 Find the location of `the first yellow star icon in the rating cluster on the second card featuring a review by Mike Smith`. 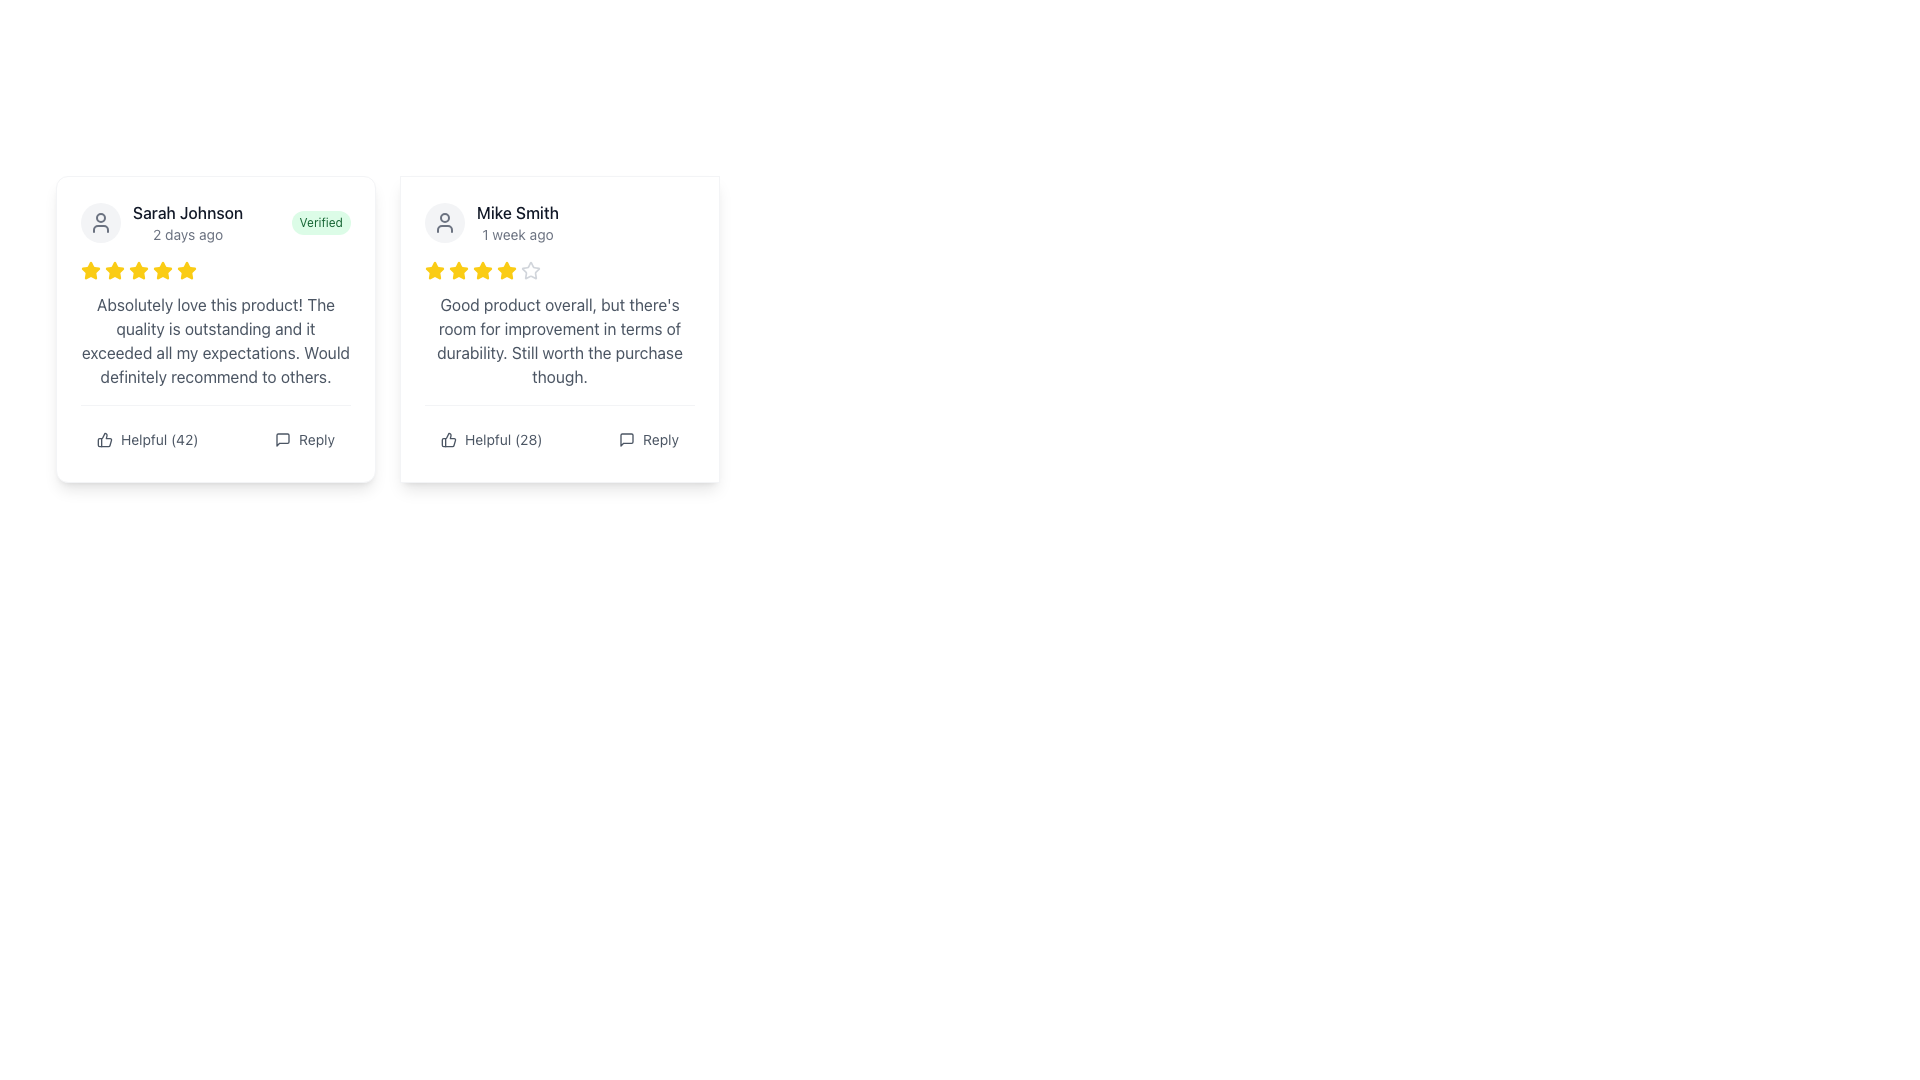

the first yellow star icon in the rating cluster on the second card featuring a review by Mike Smith is located at coordinates (434, 270).